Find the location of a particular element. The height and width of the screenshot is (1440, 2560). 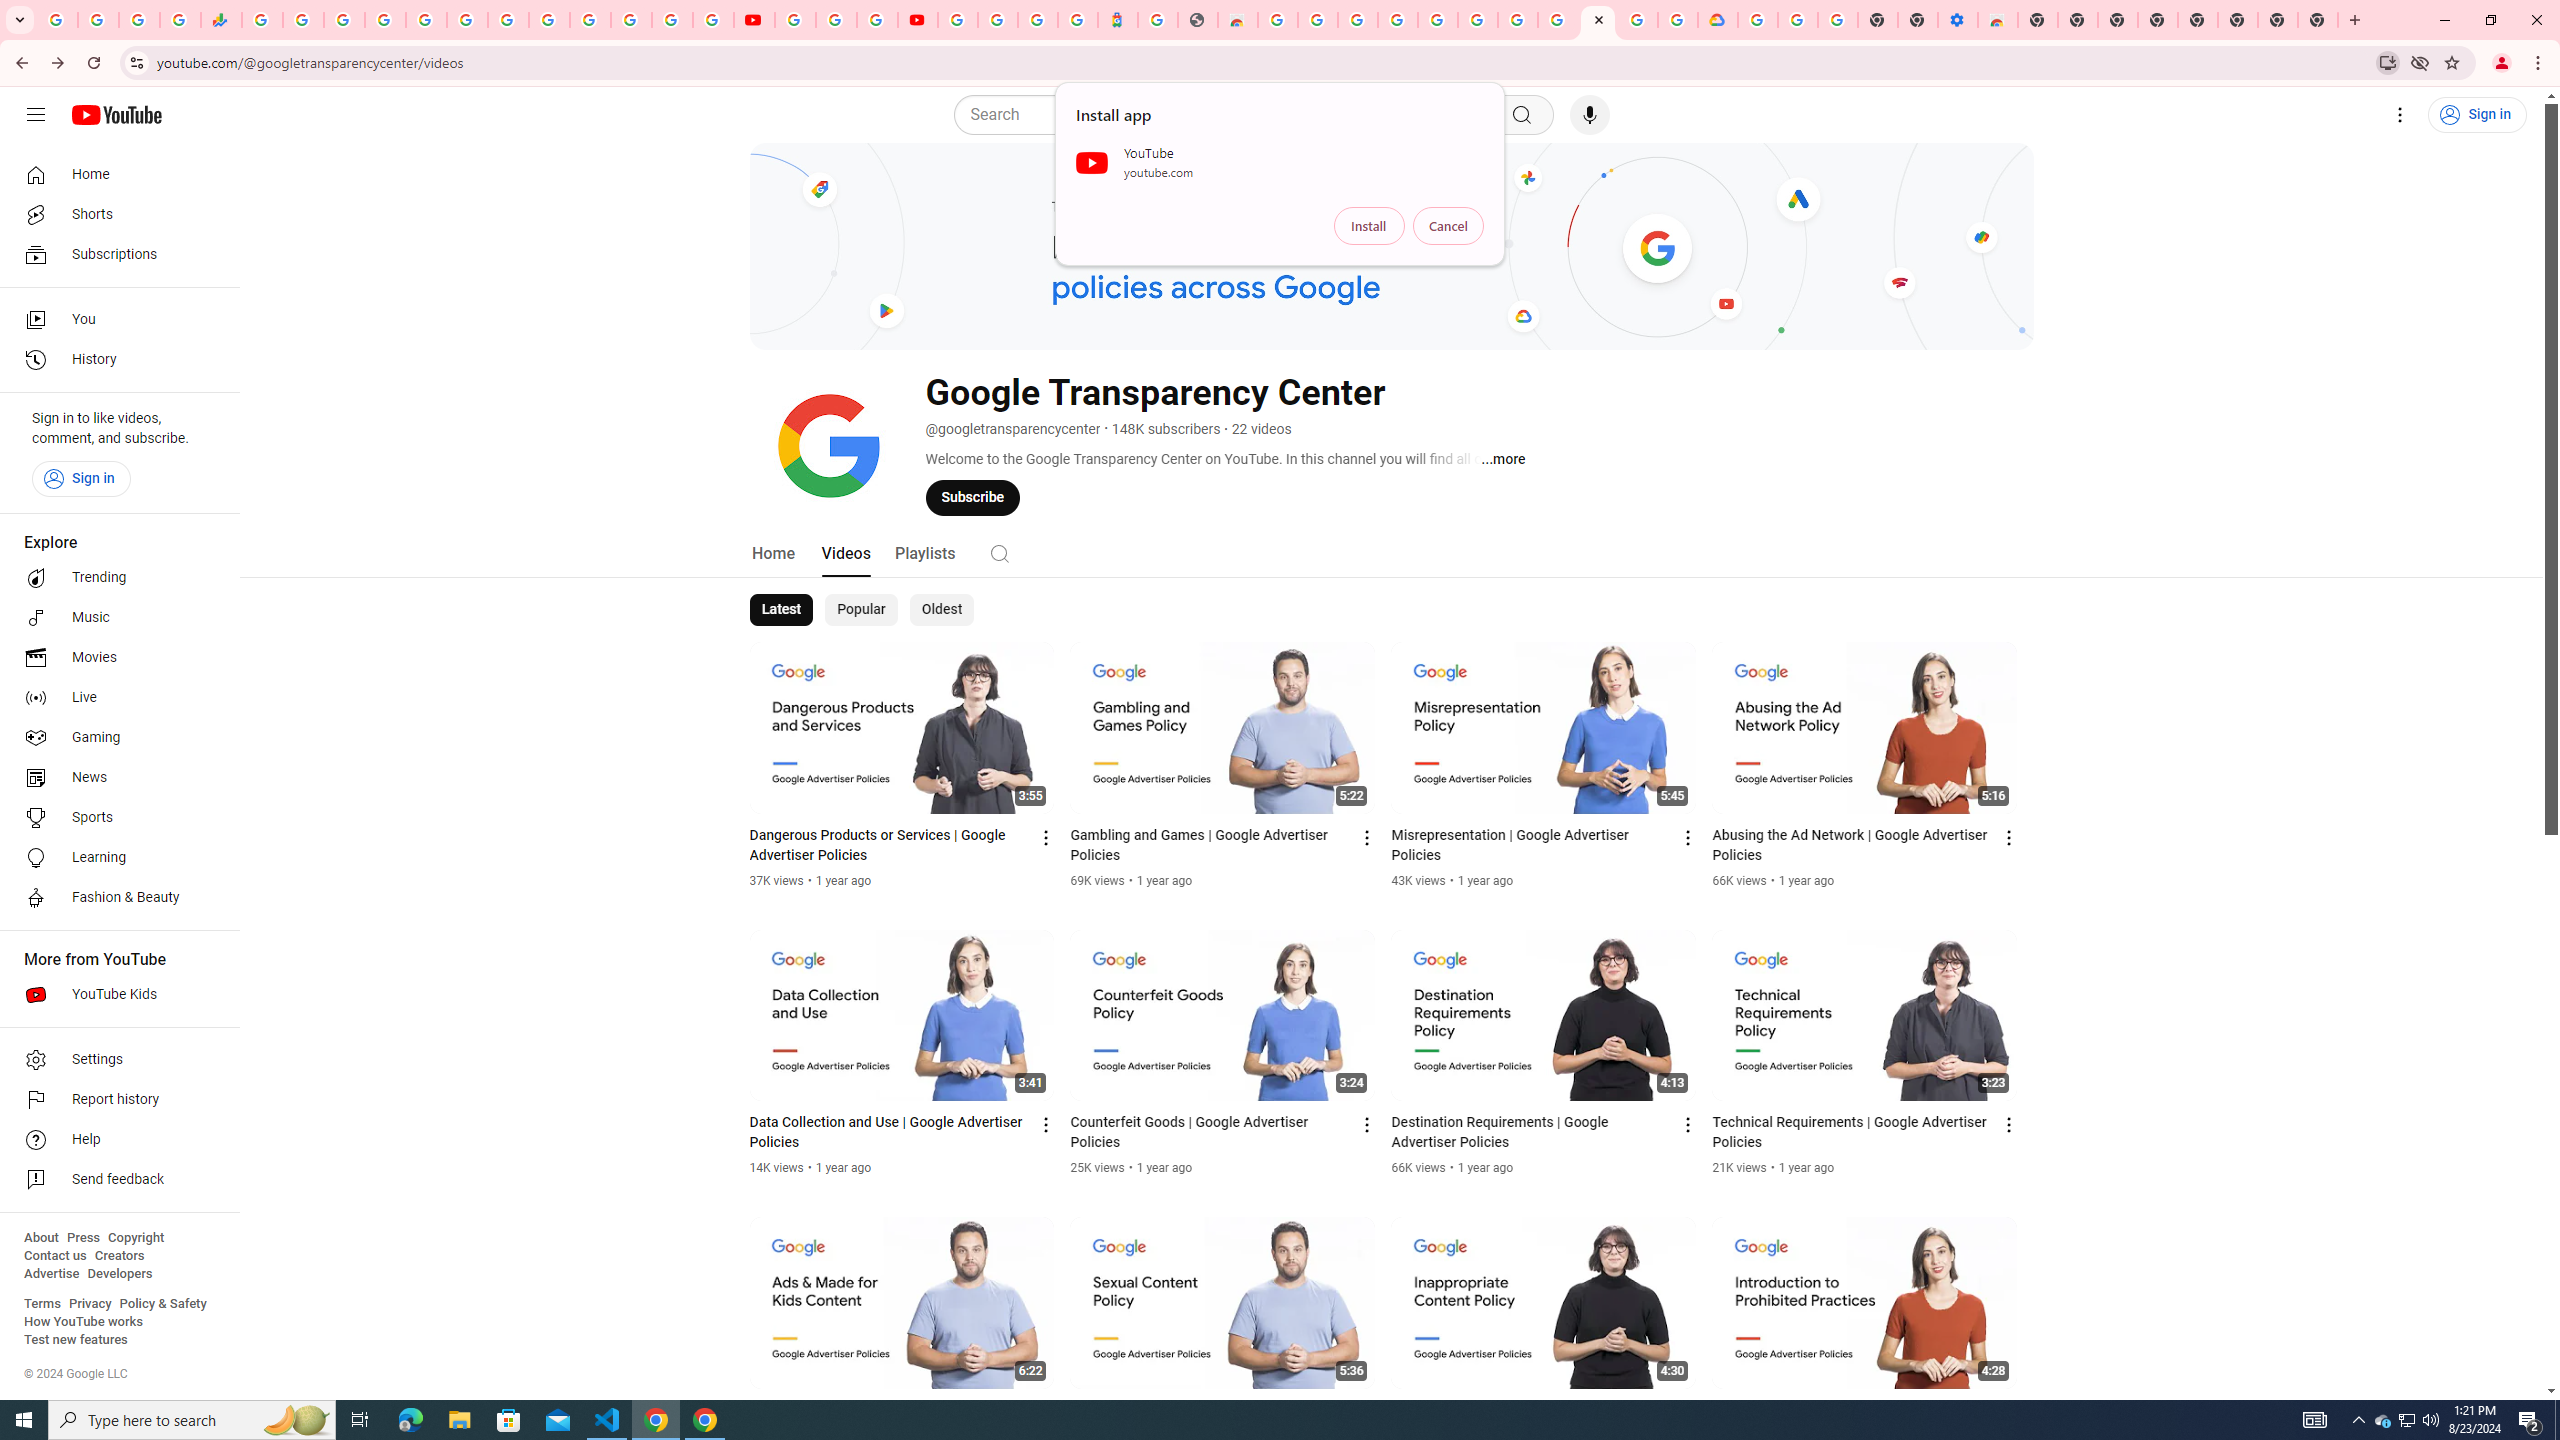

'YouTube Home' is located at coordinates (115, 114).